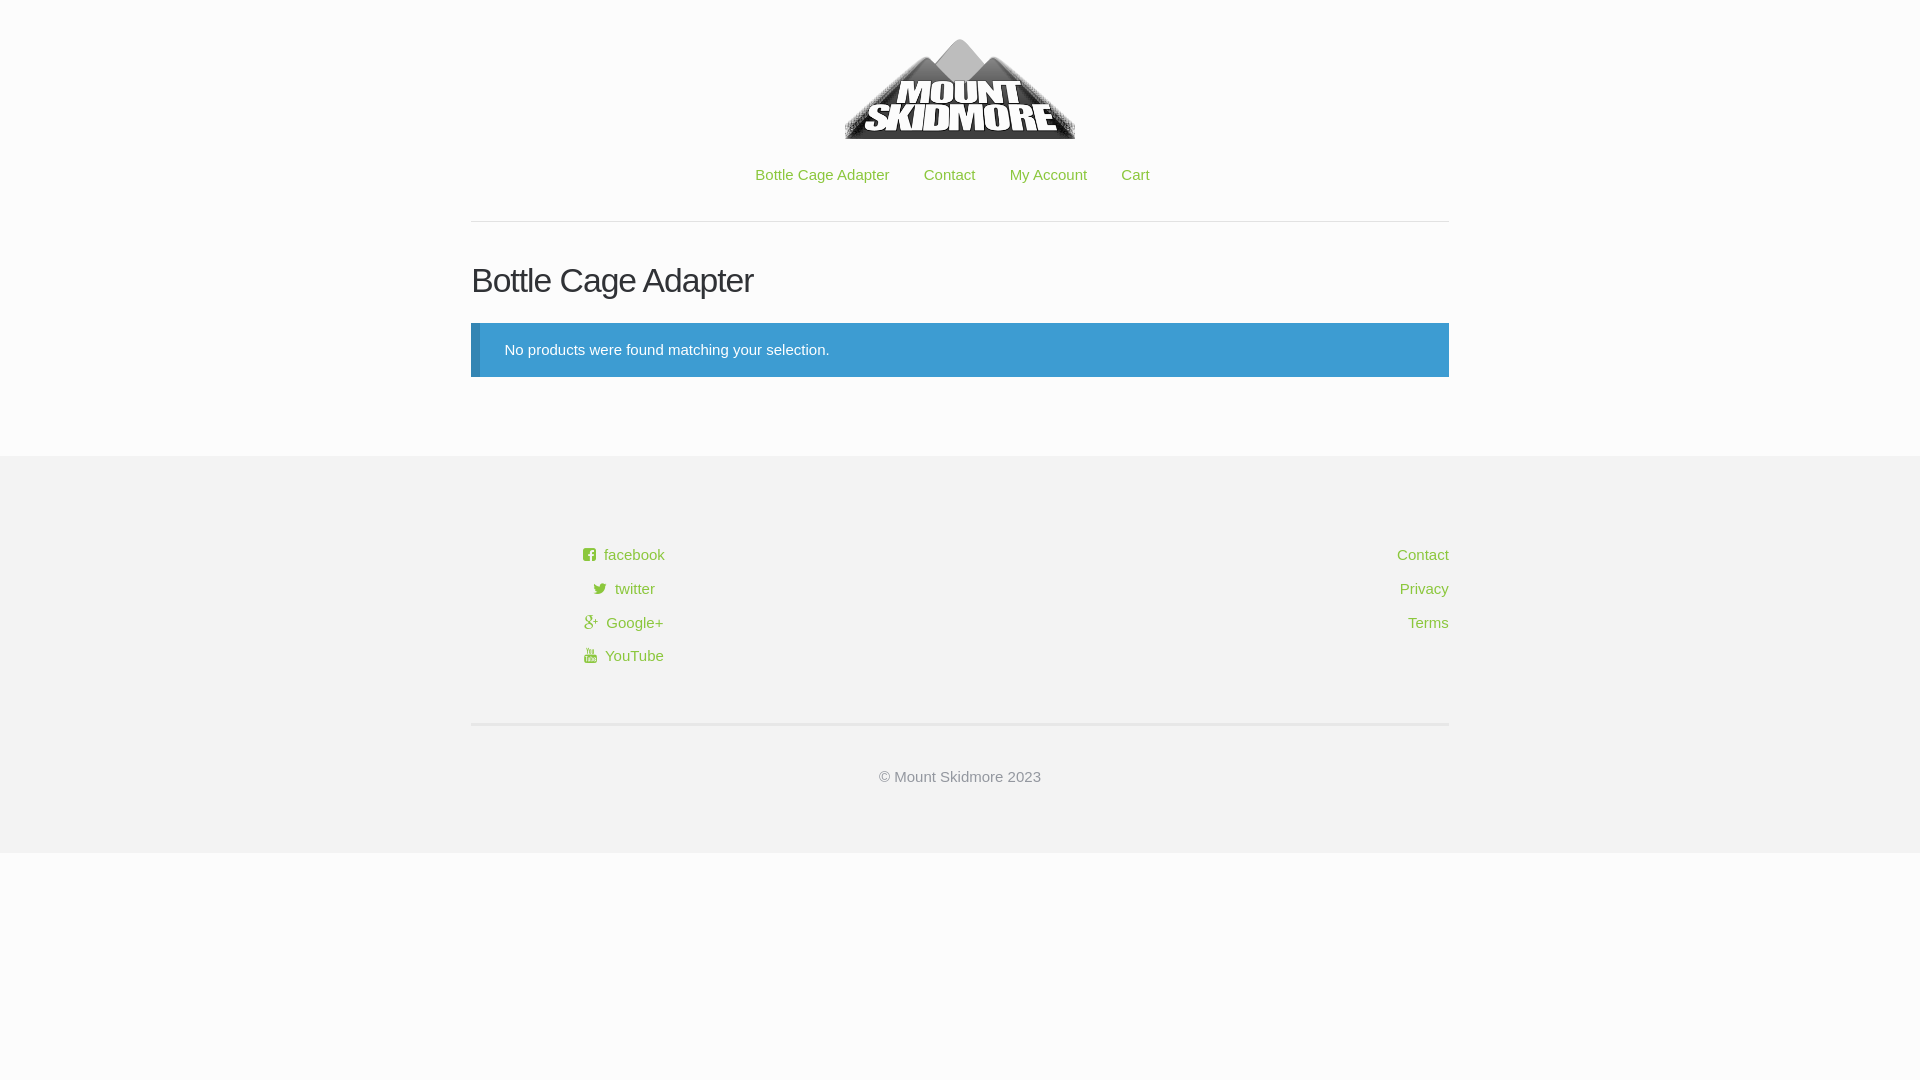  I want to click on 'Cart', so click(1134, 192).